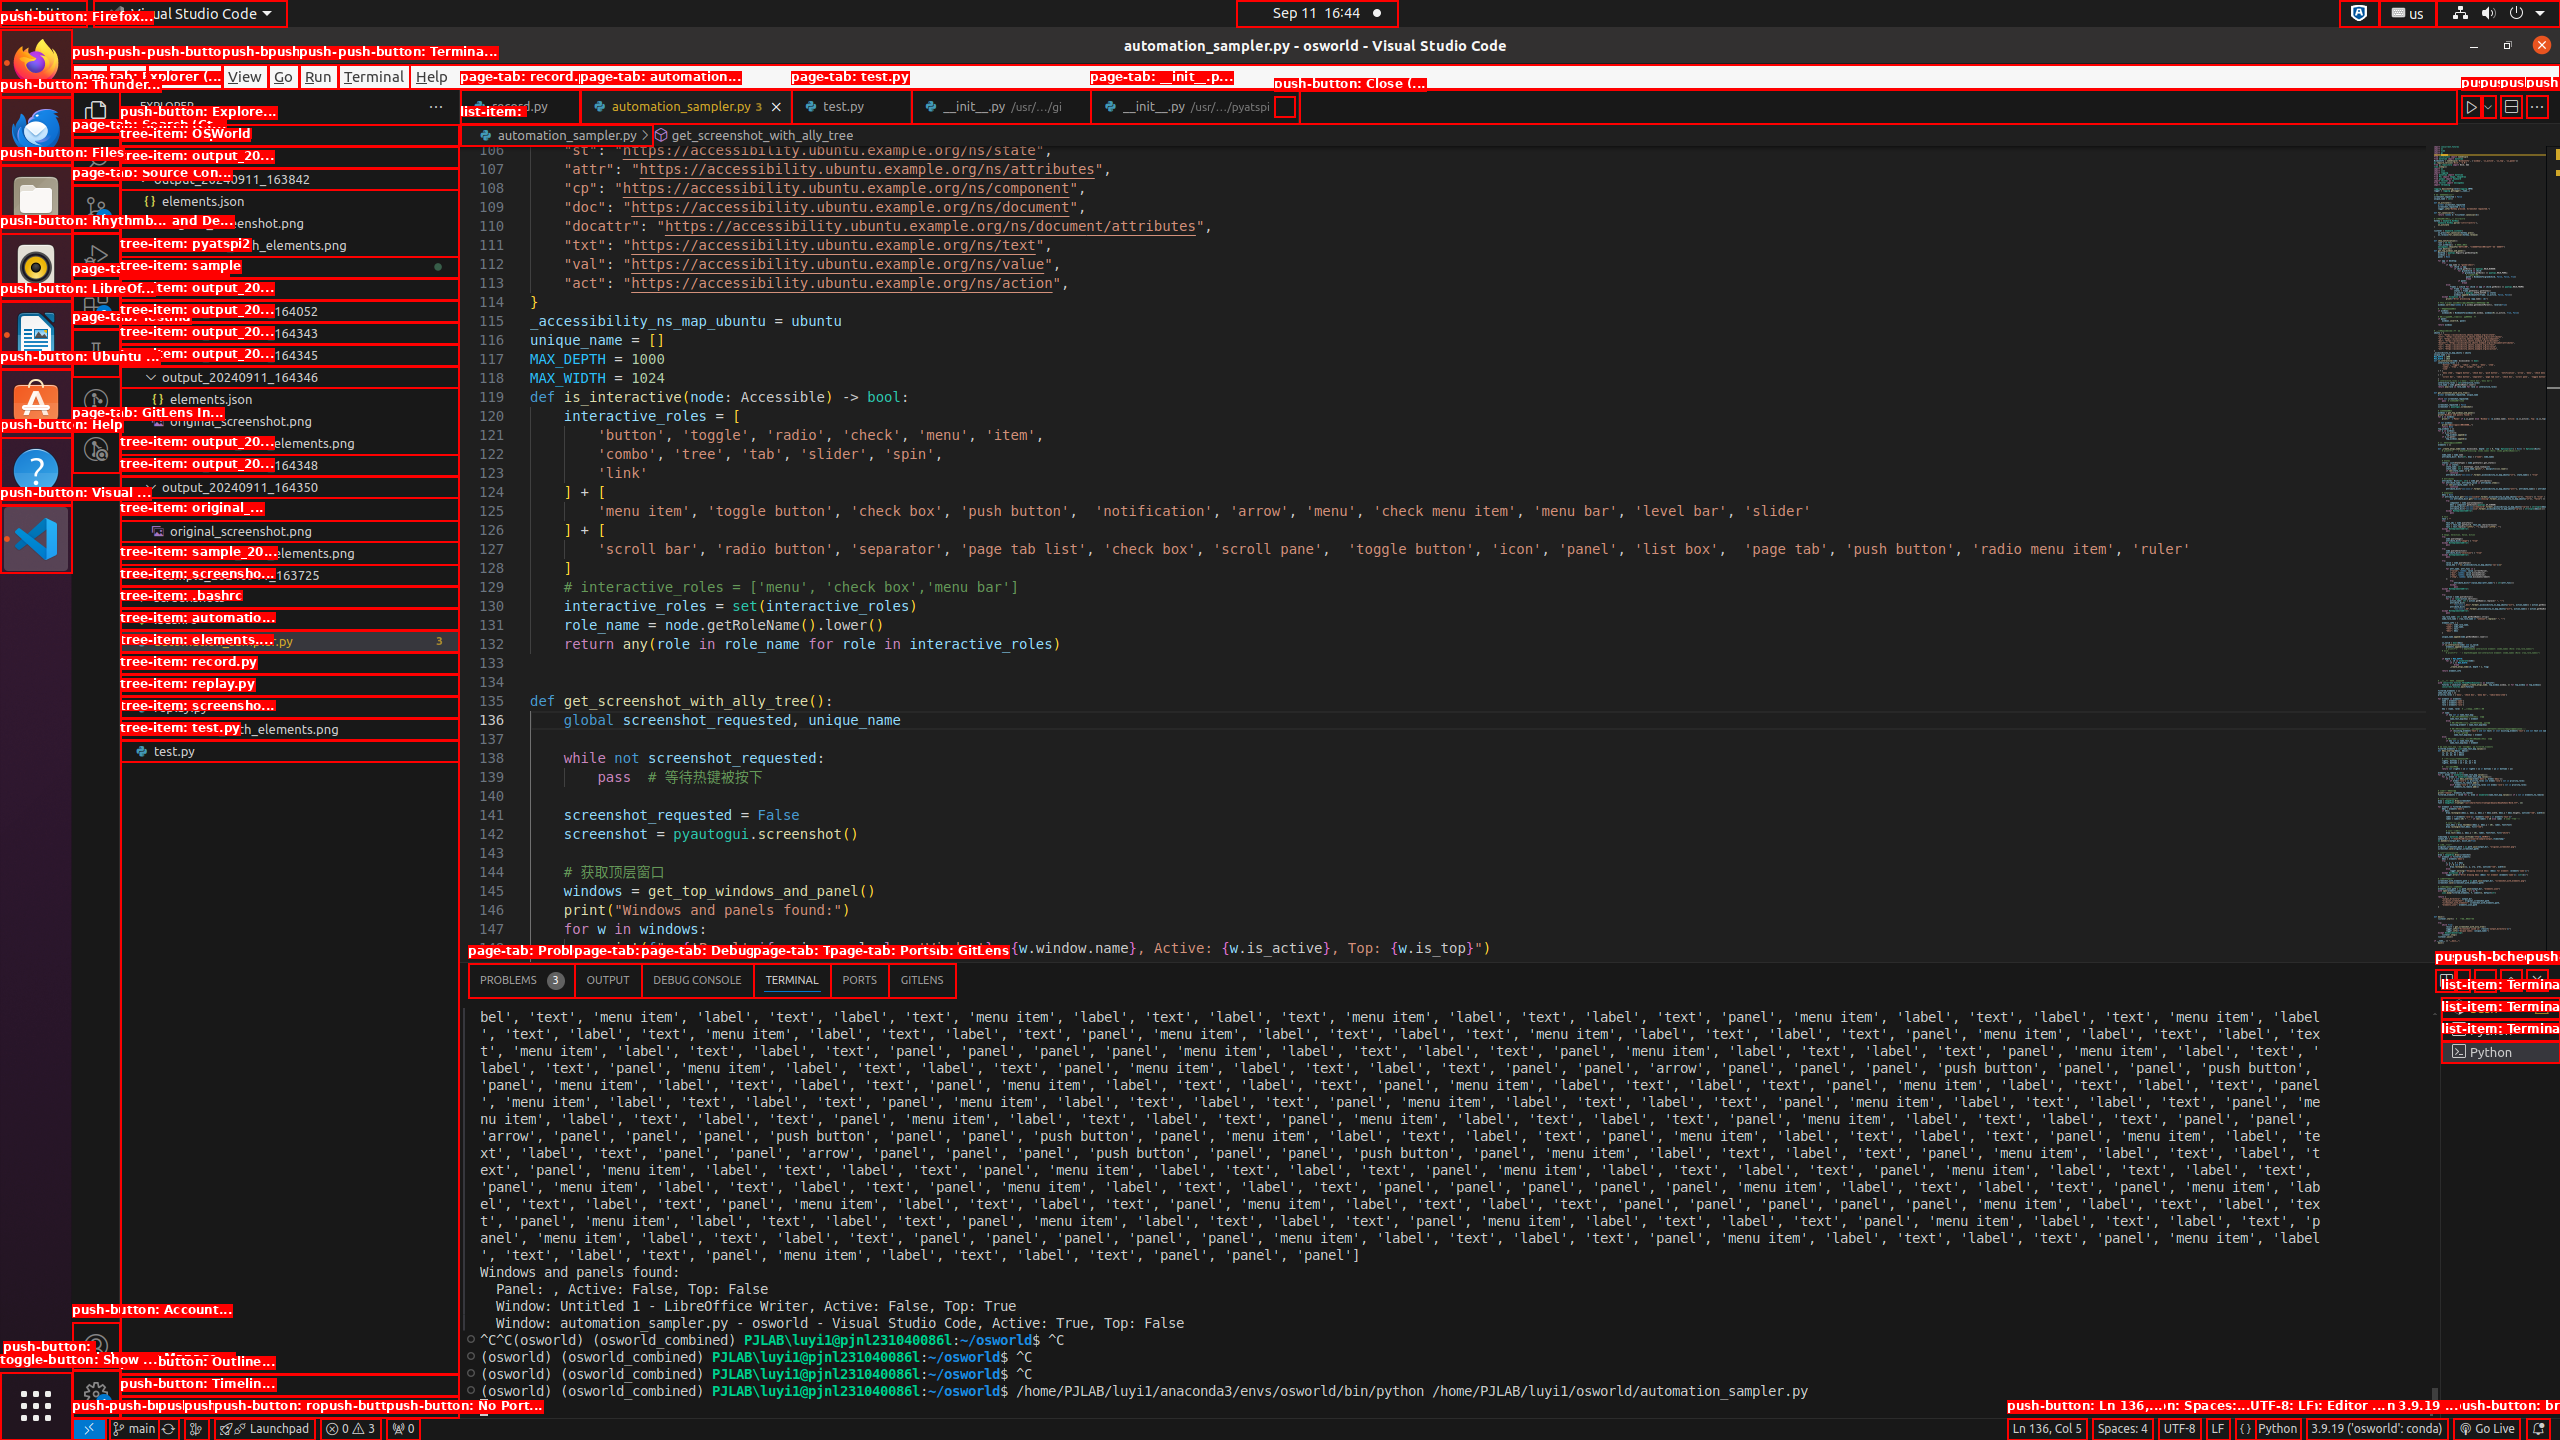 The width and height of the screenshot is (2560, 1440). I want to click on 'Edit', so click(126, 76).